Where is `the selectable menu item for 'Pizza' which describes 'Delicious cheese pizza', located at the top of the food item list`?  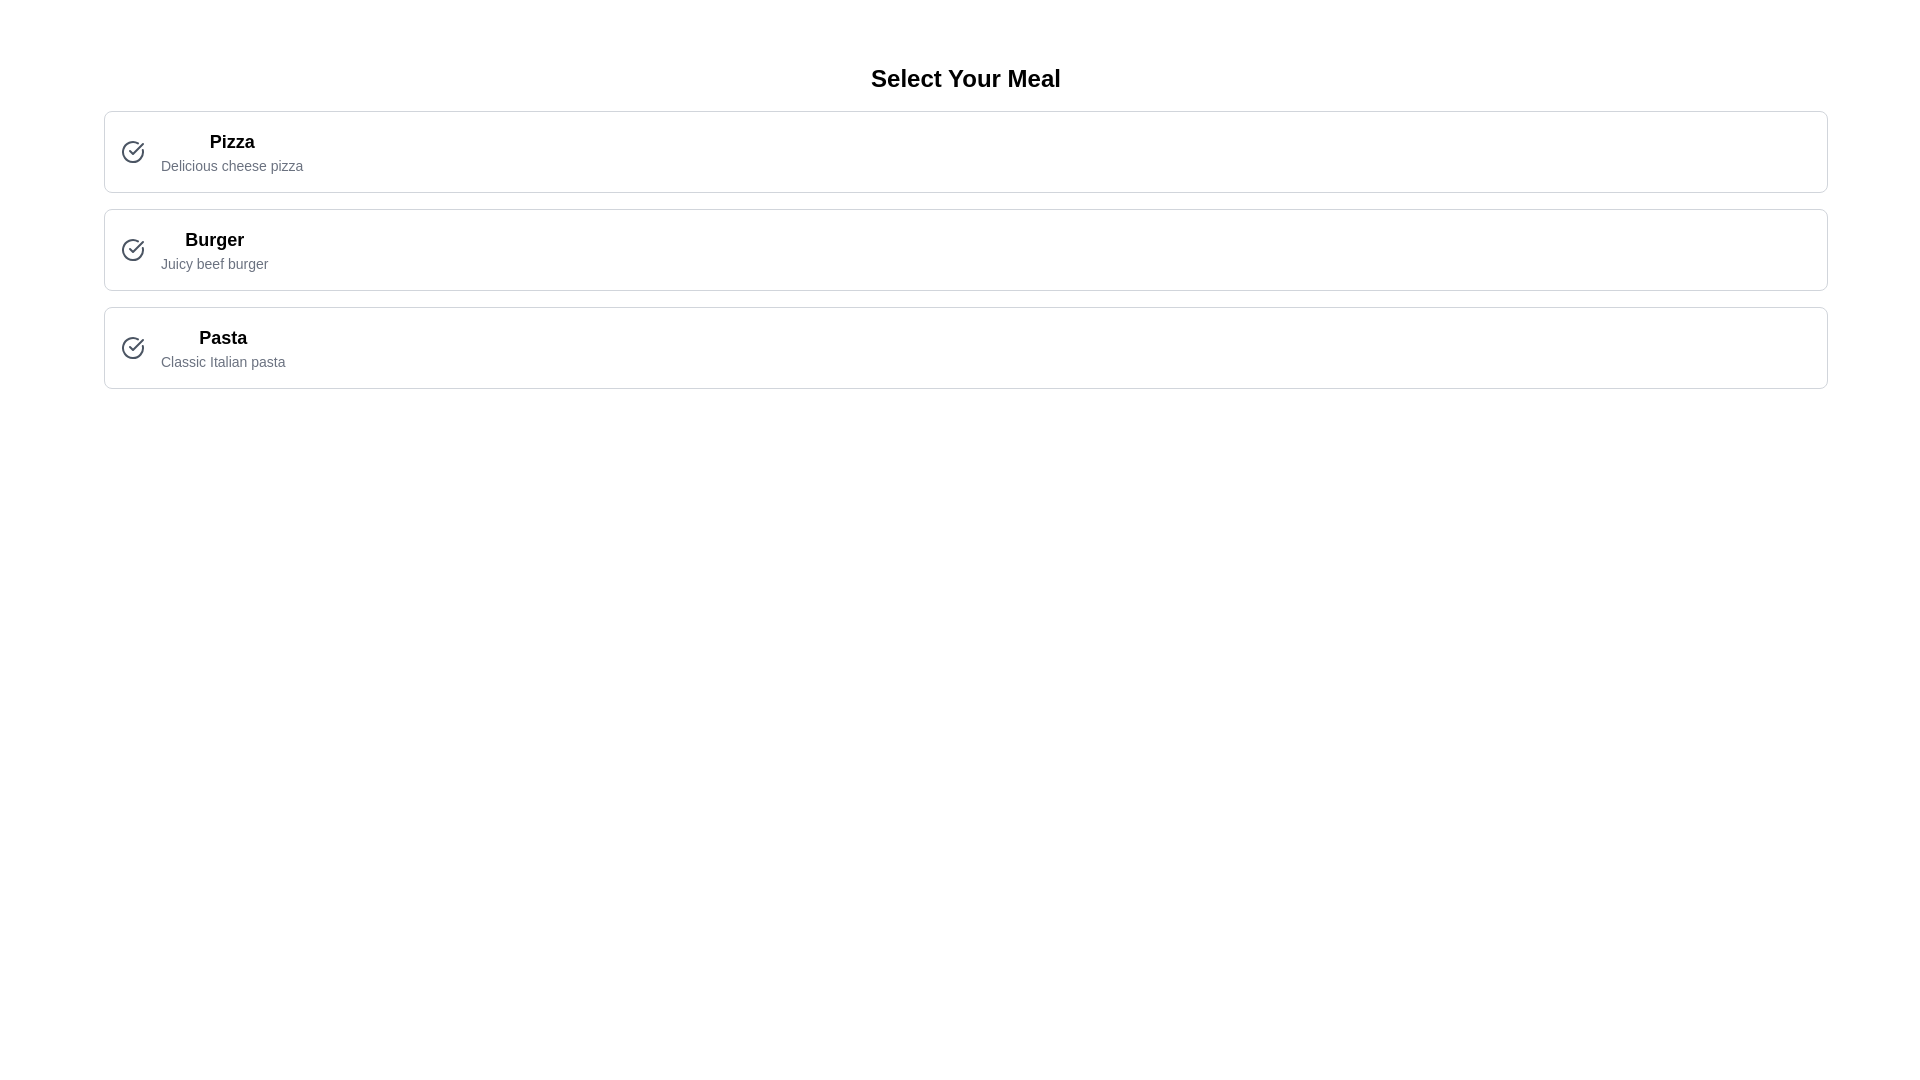
the selectable menu item for 'Pizza' which describes 'Delicious cheese pizza', located at the top of the food item list is located at coordinates (212, 150).